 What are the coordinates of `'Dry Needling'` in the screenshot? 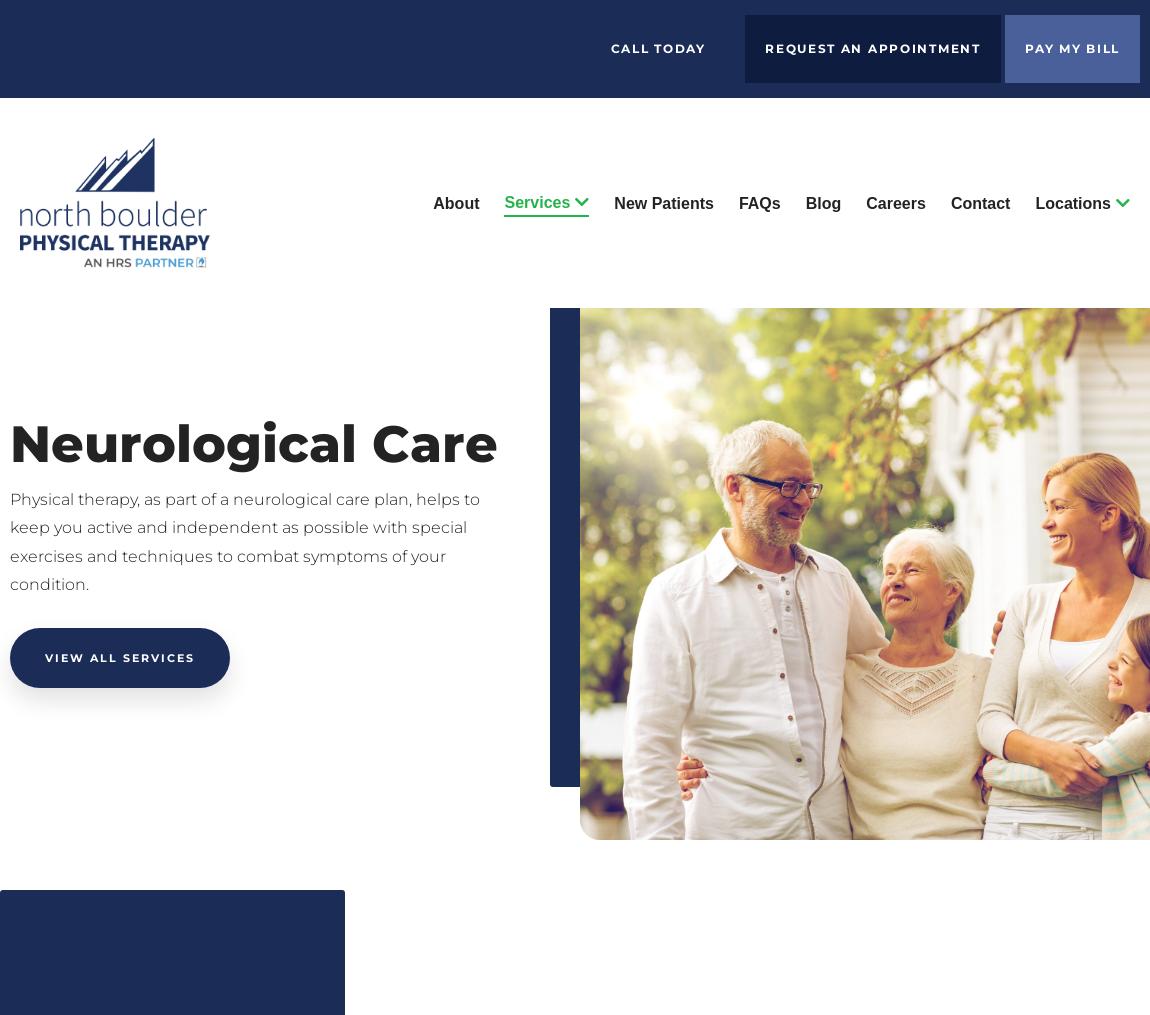 It's located at (475, 488).